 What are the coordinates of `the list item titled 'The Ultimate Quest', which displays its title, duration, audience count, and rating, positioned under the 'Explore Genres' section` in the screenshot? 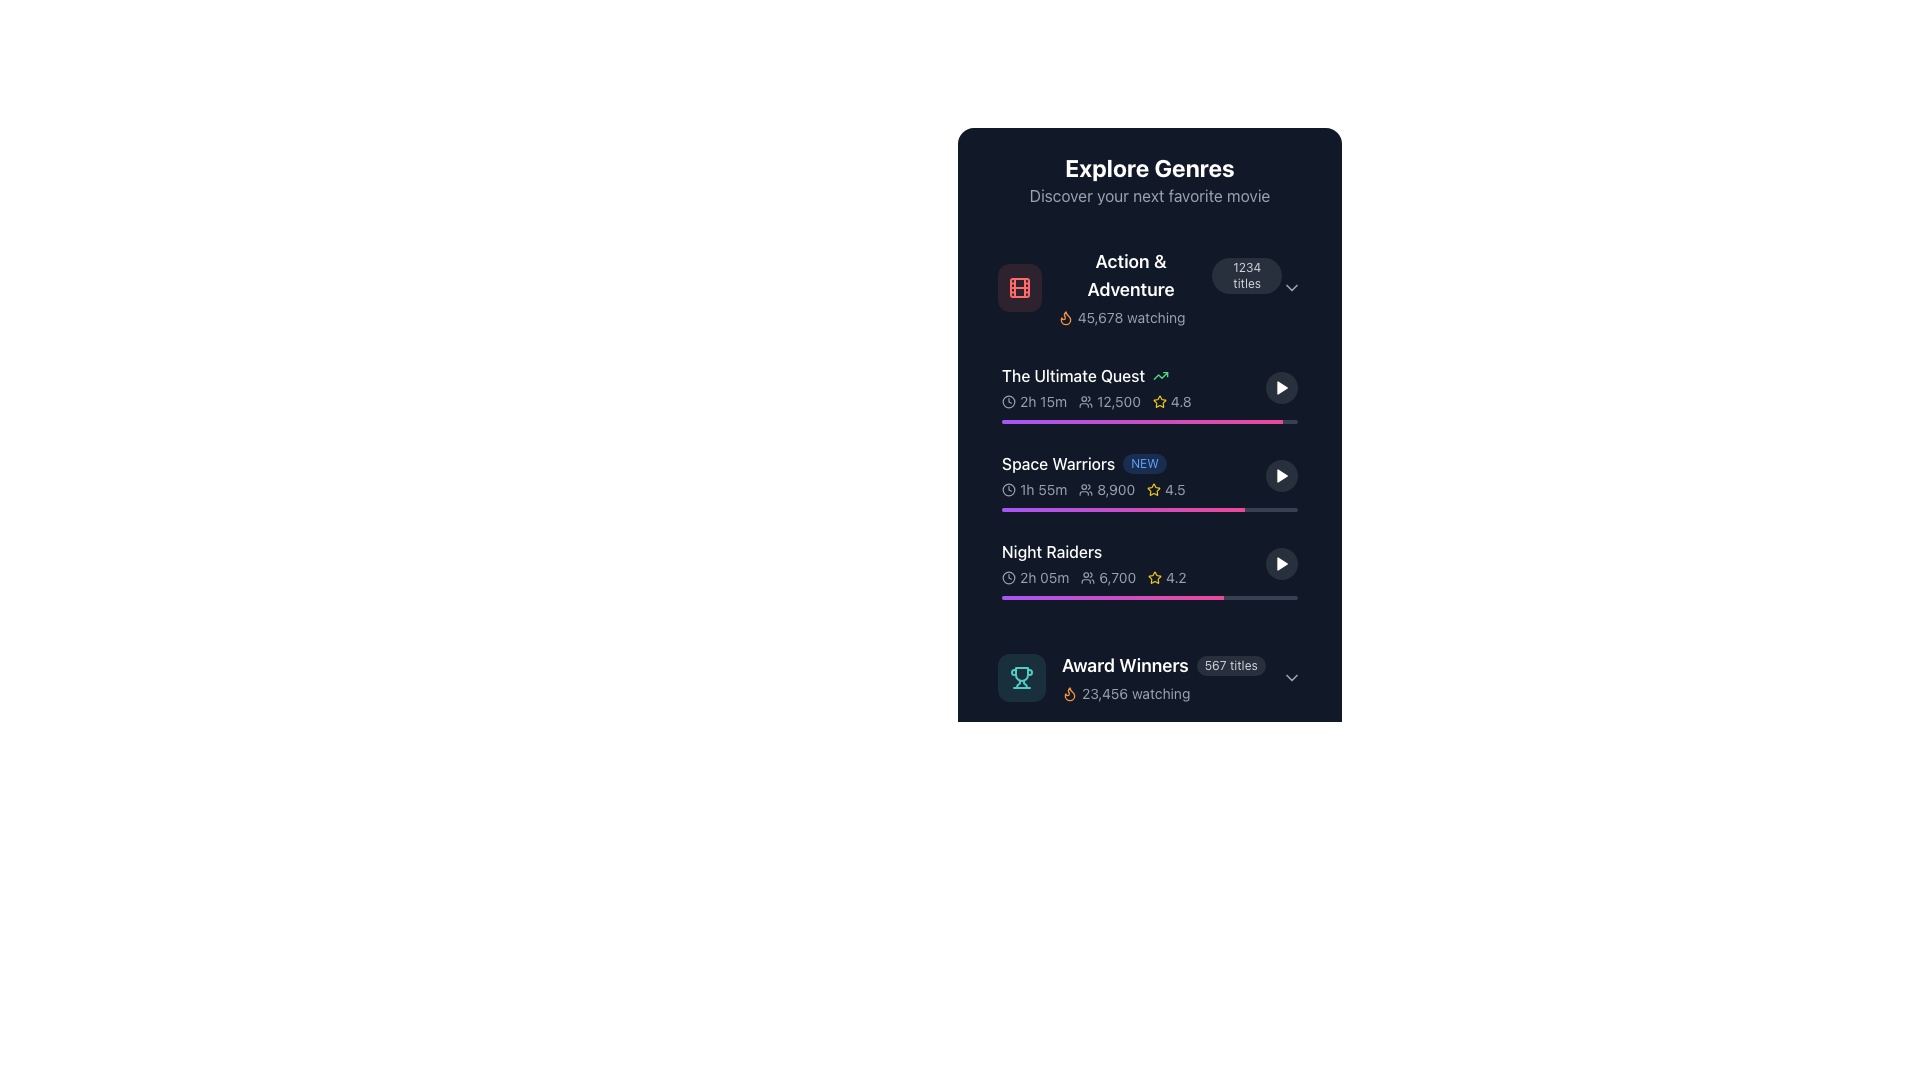 It's located at (1133, 388).